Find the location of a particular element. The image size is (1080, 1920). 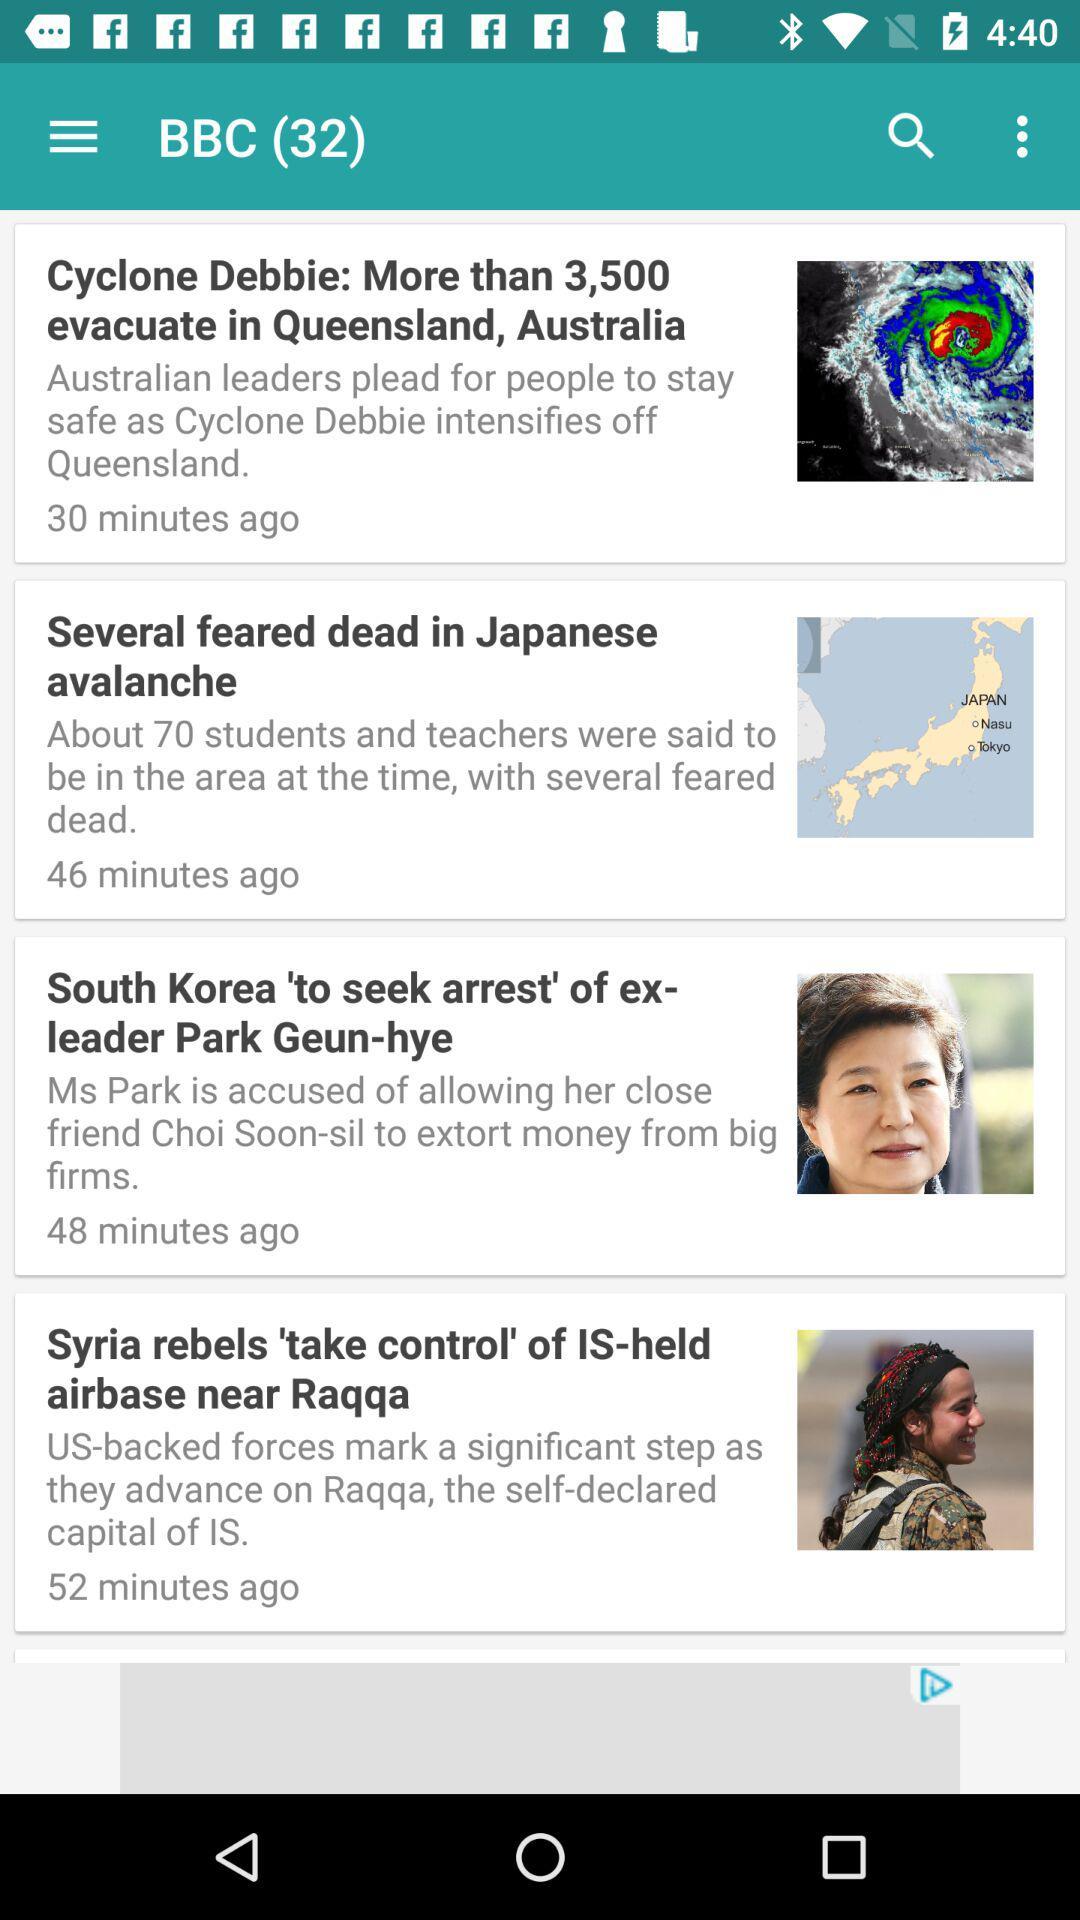

the app below 52 minutes ago app is located at coordinates (540, 1727).